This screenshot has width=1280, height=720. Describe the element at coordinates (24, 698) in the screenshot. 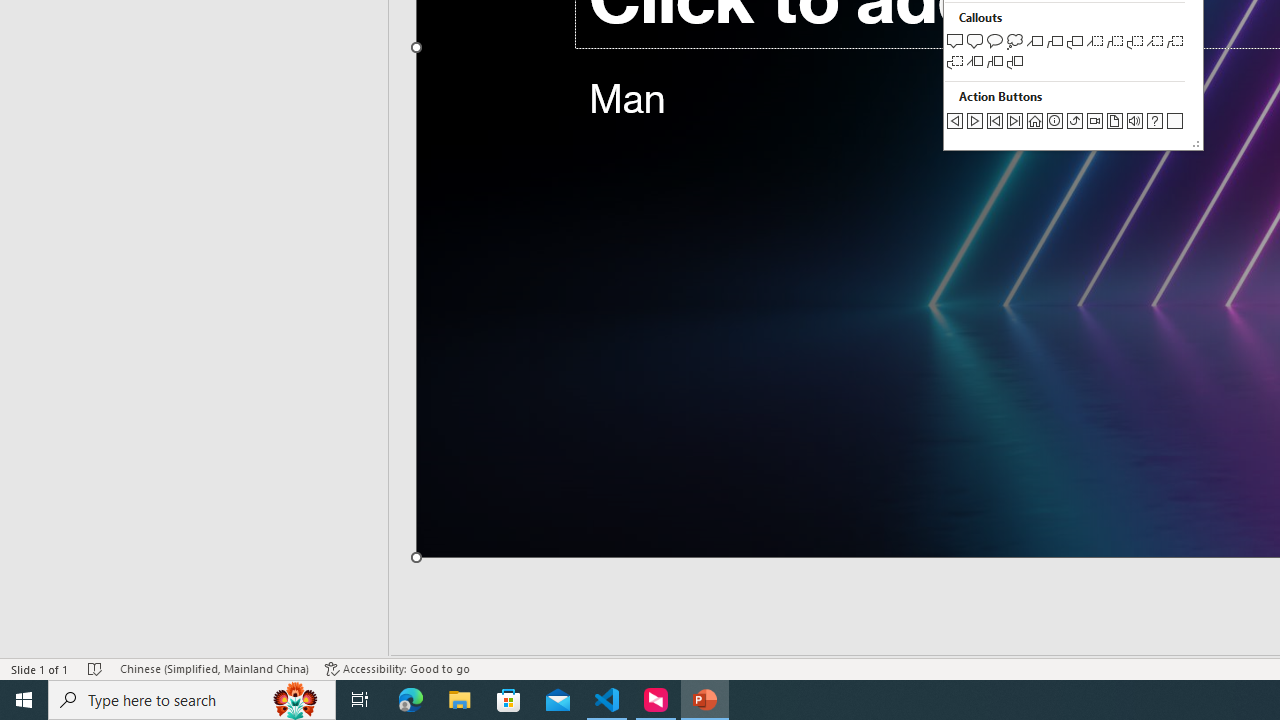

I see `'Start'` at that location.